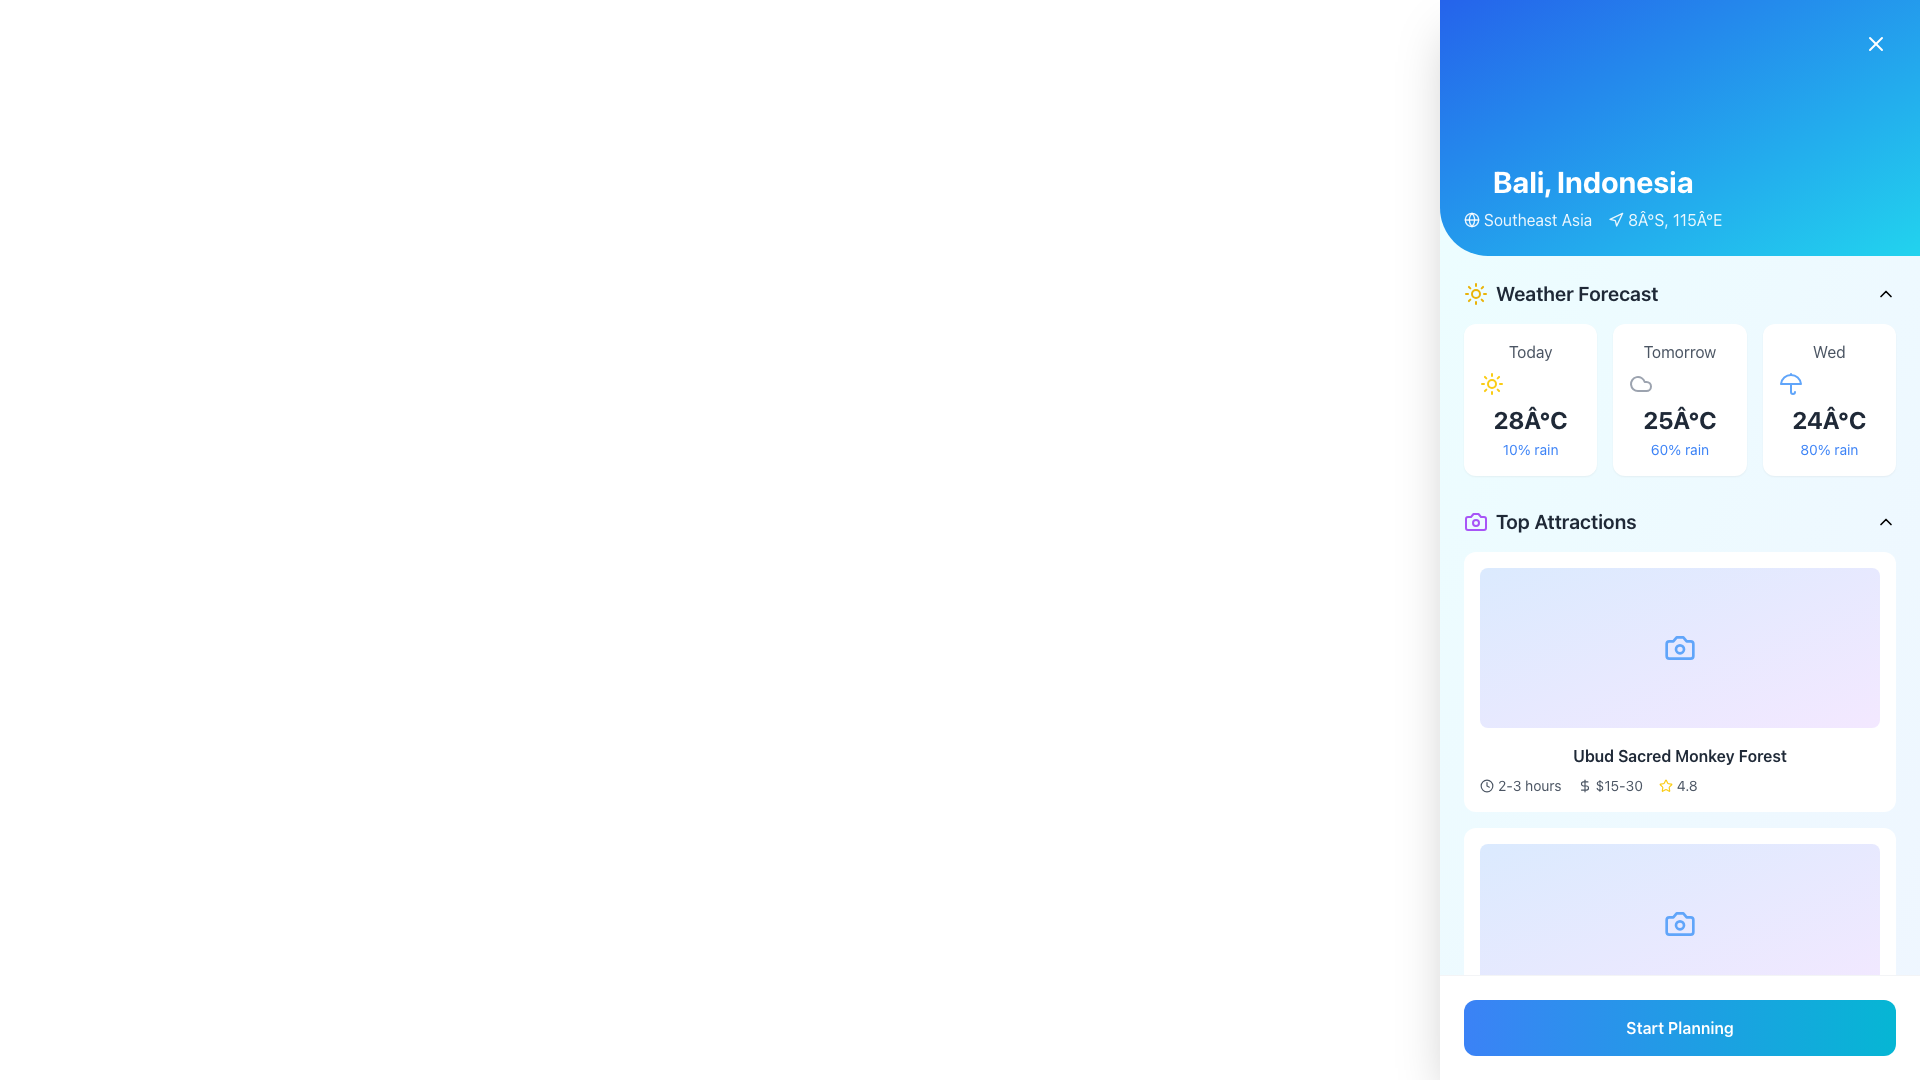 The height and width of the screenshot is (1080, 1920). Describe the element at coordinates (1790, 384) in the screenshot. I see `the umbrella icon in the Weather Forecast section` at that location.